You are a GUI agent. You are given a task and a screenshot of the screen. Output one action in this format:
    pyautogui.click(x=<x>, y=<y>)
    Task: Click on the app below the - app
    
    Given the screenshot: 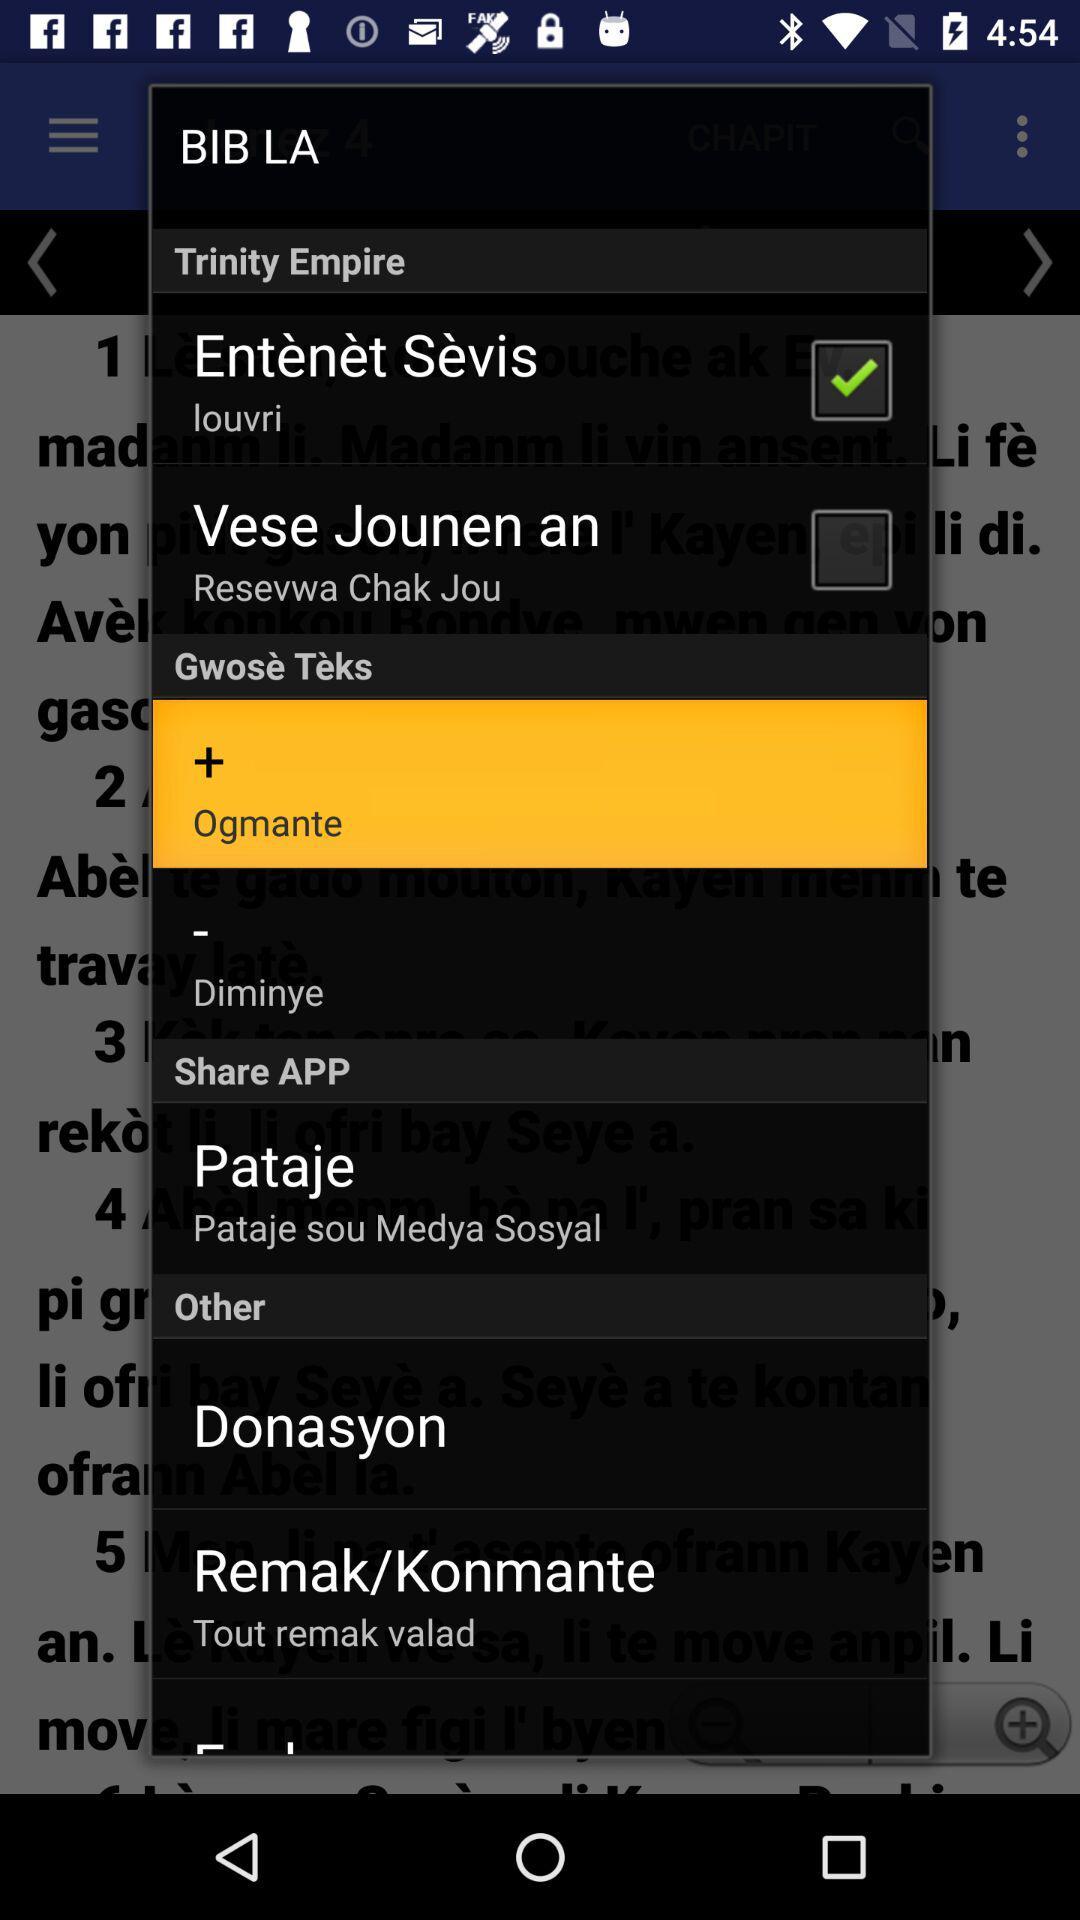 What is the action you would take?
    pyautogui.click(x=257, y=991)
    